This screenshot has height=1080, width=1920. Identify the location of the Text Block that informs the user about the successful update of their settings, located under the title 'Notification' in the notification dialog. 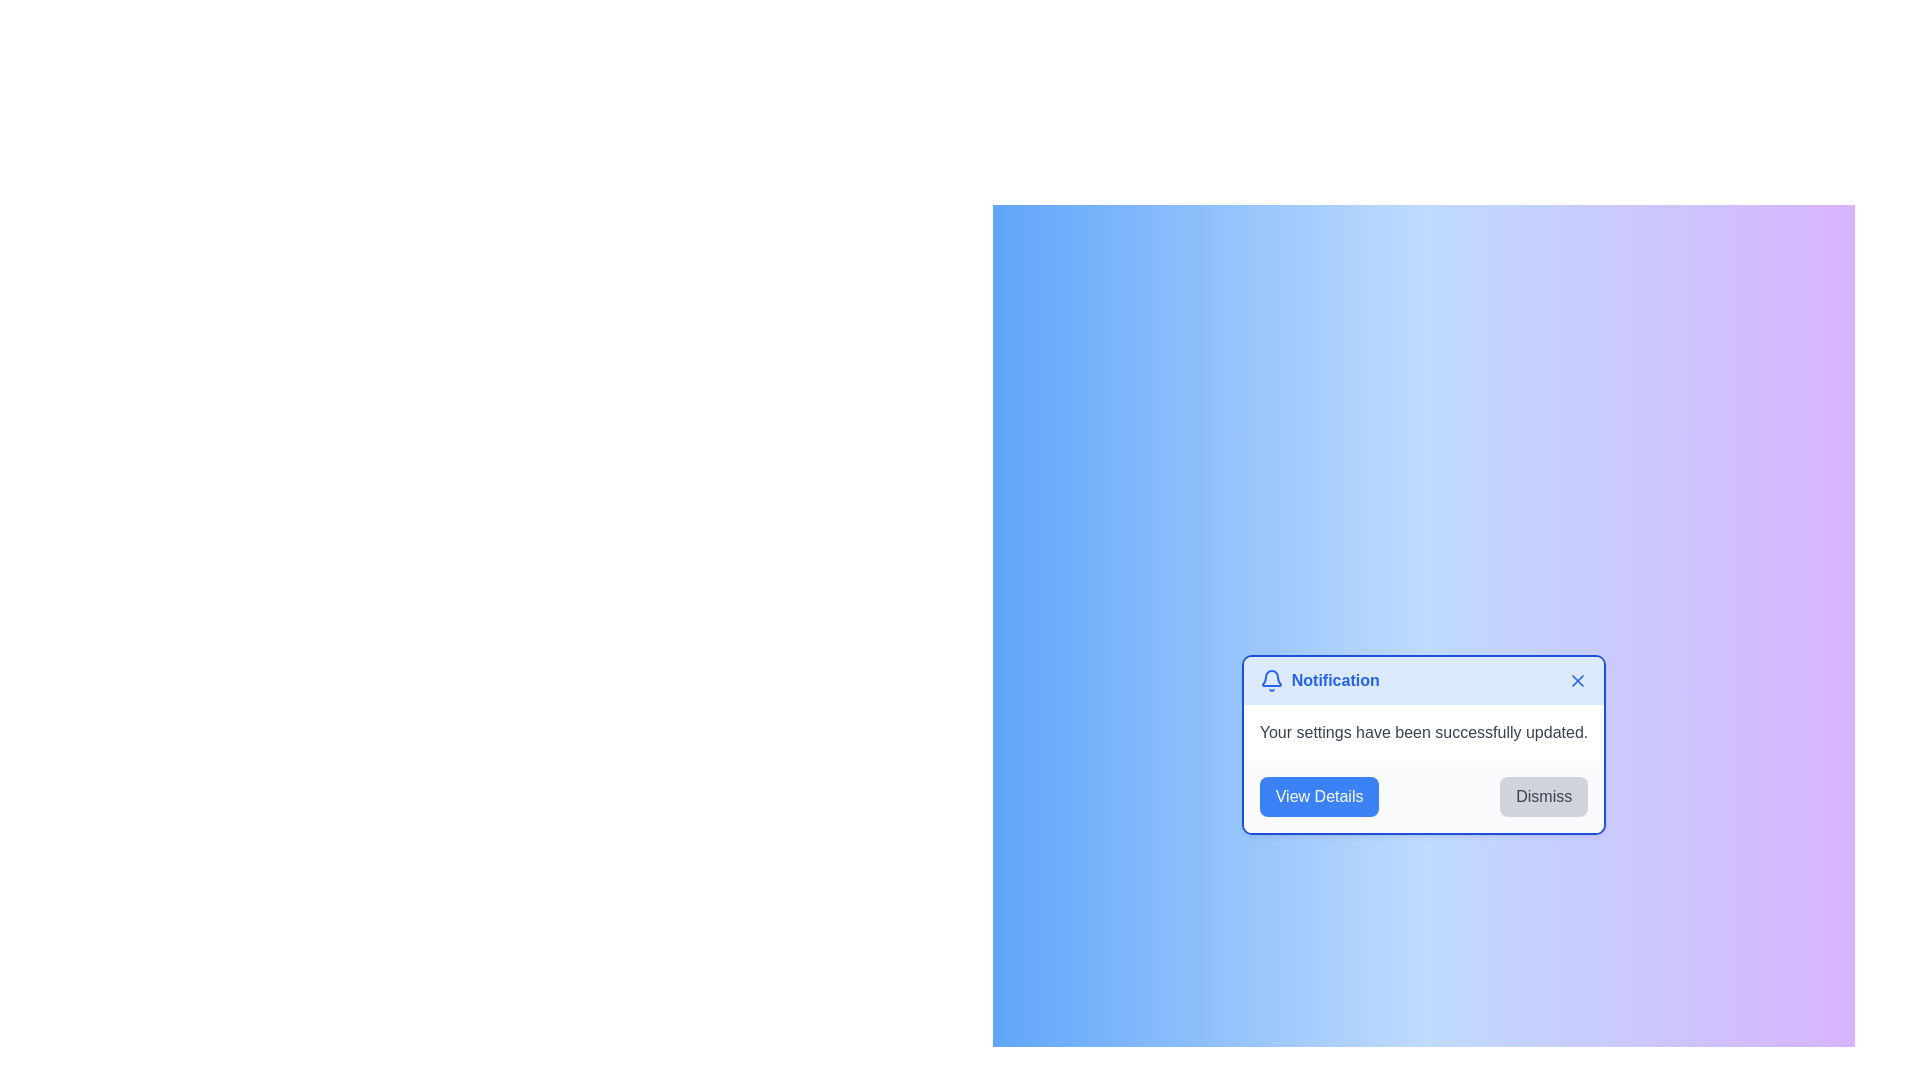
(1423, 732).